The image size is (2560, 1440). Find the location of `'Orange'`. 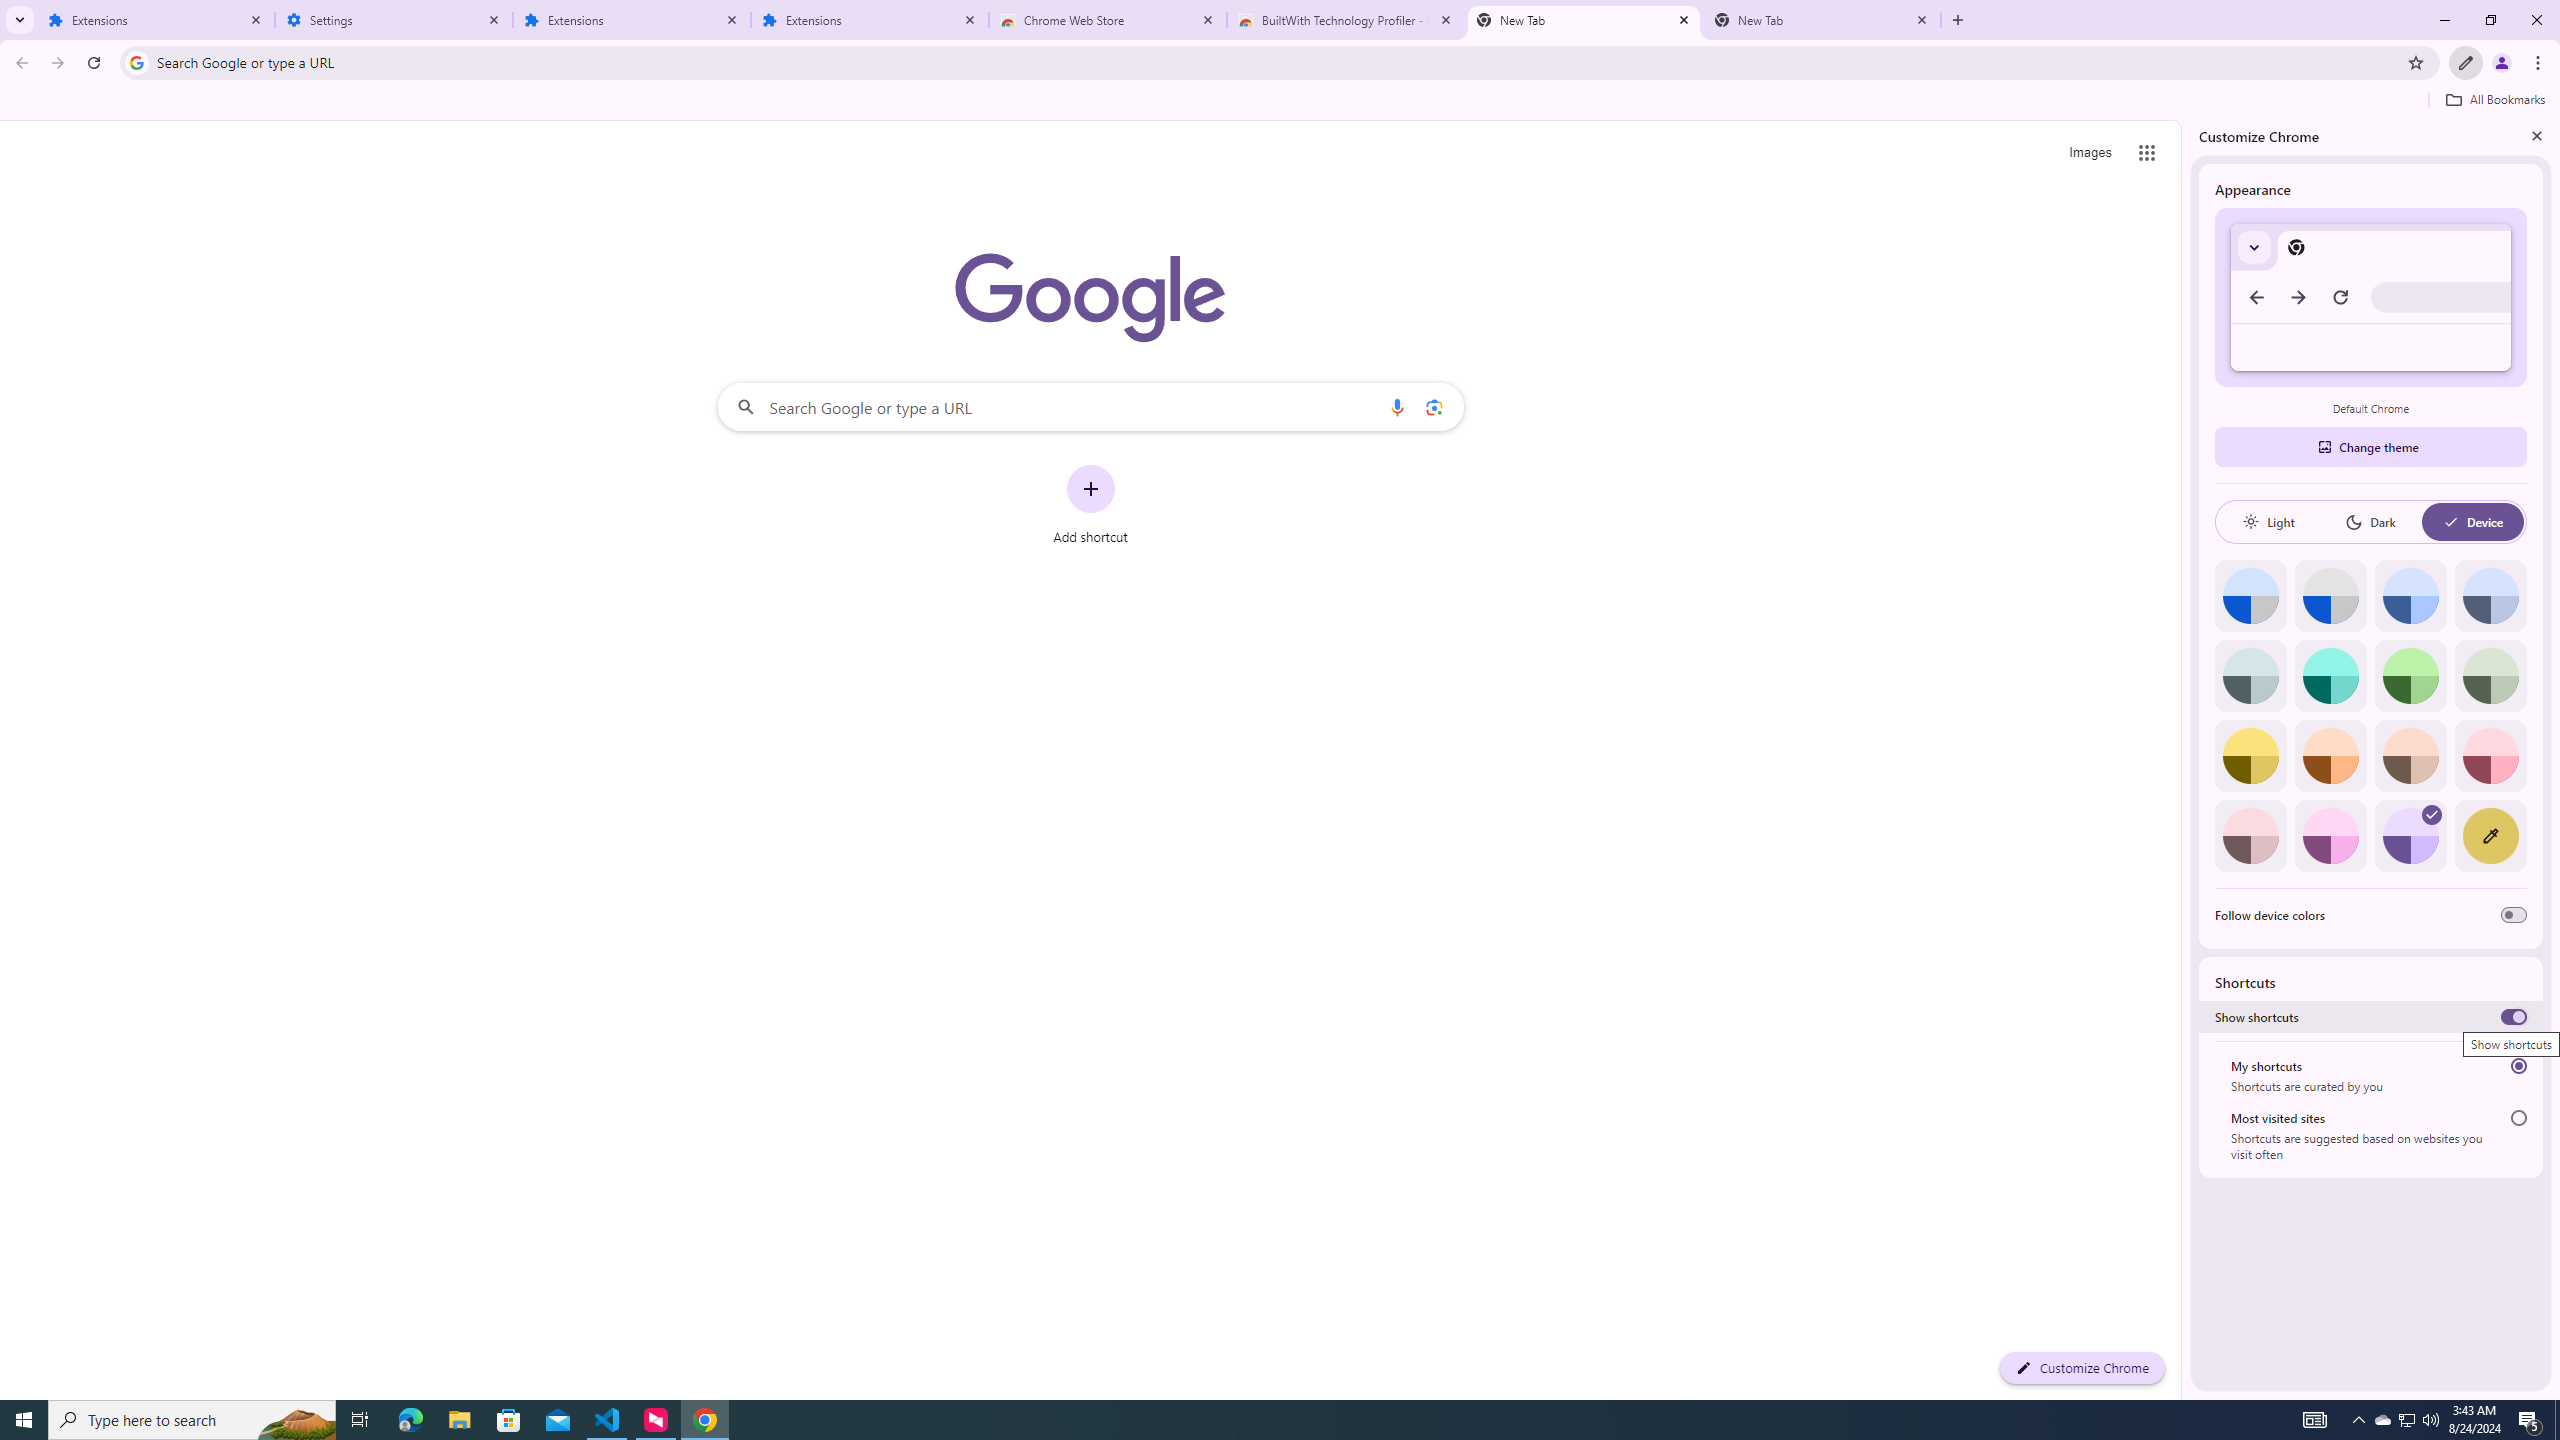

'Orange' is located at coordinates (2329, 755).